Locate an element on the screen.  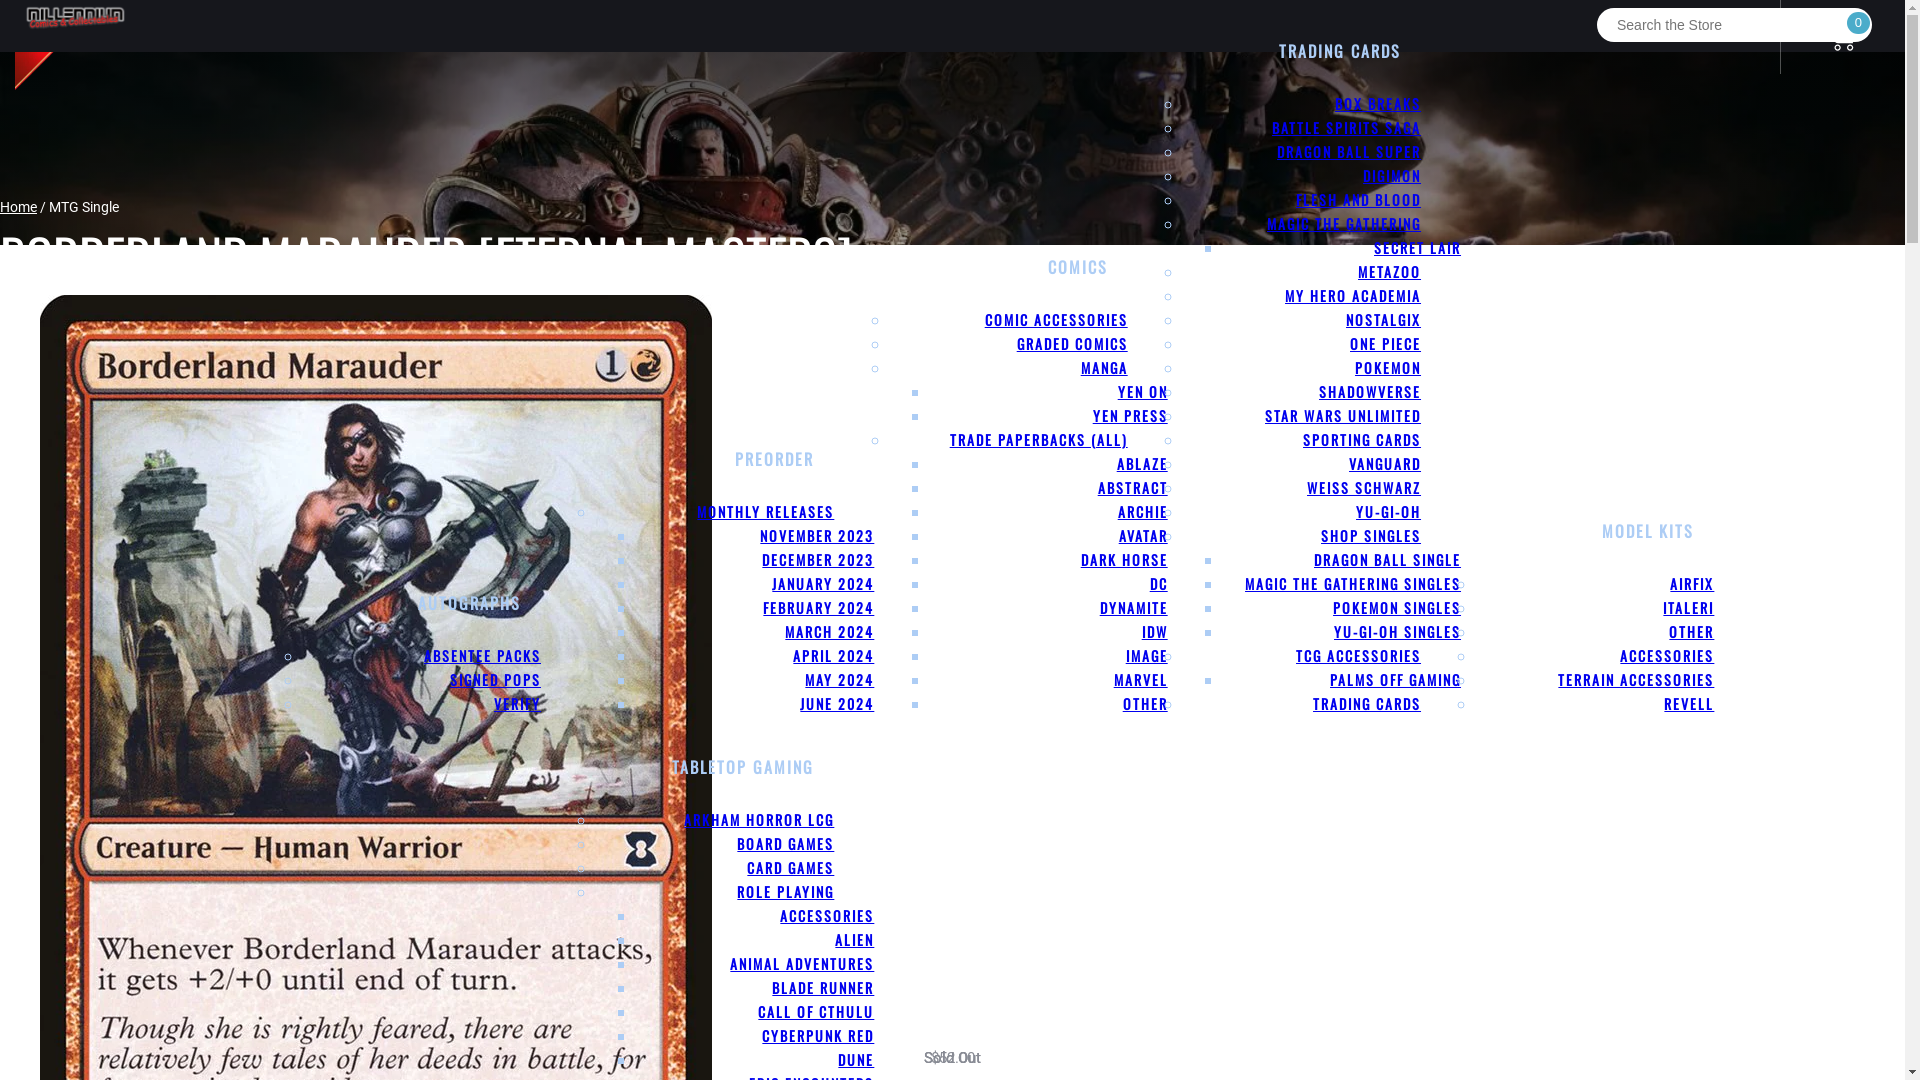
'ARKHAM HORROR LCG' is located at coordinates (684, 819).